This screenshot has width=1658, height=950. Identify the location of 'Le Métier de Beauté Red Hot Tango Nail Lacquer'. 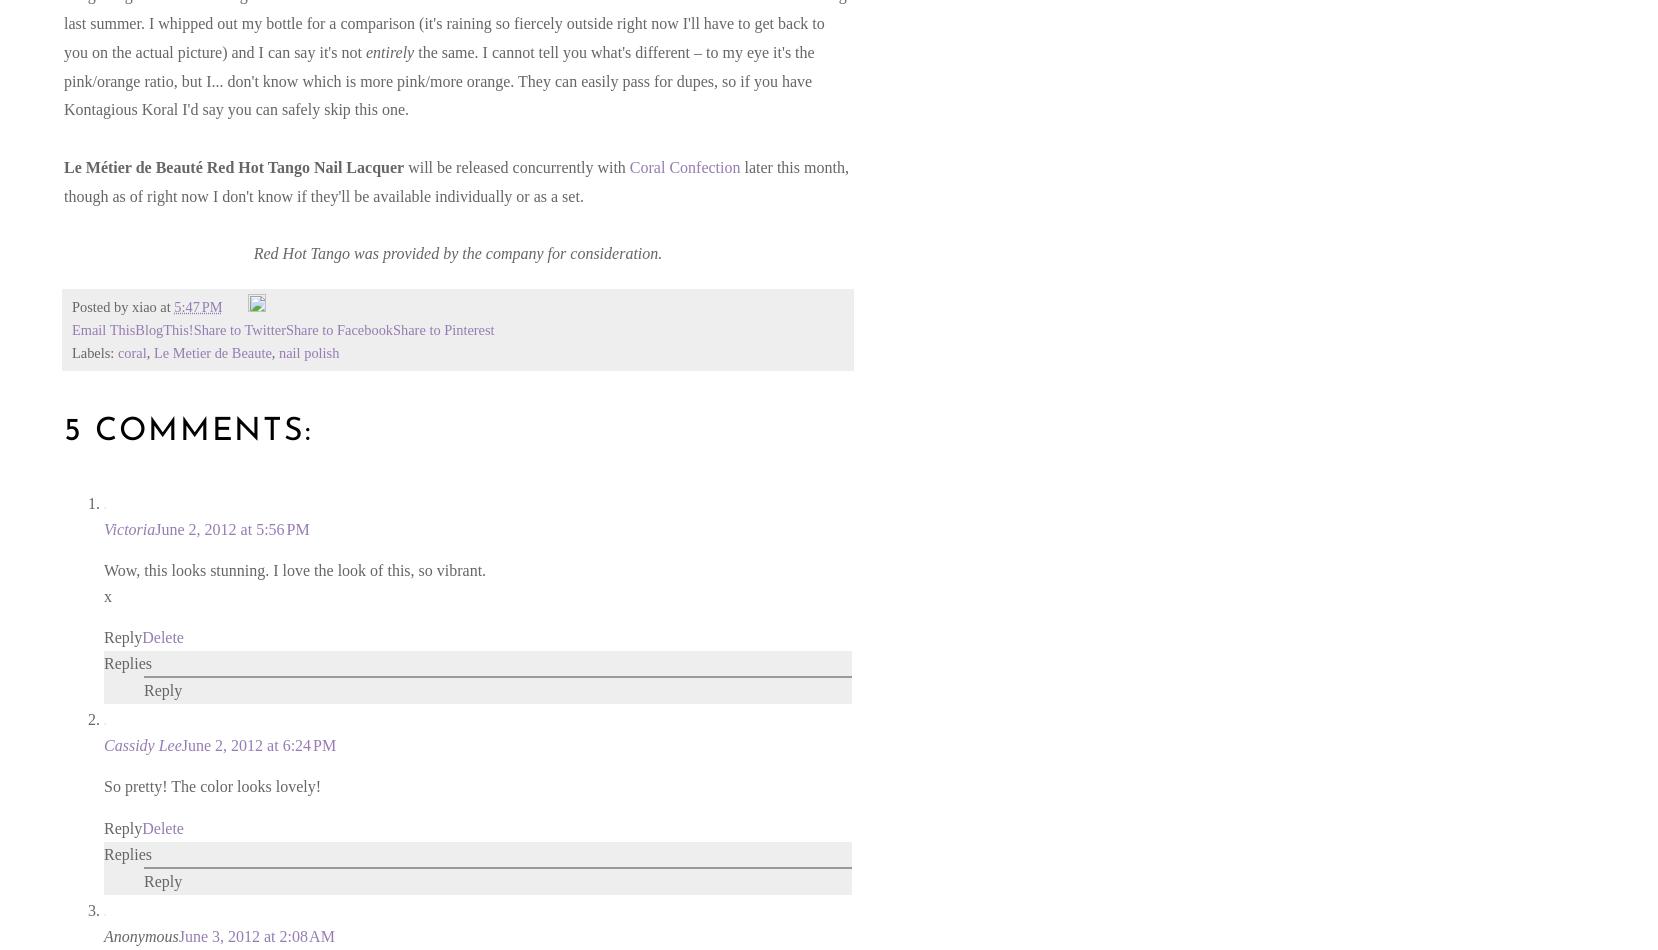
(233, 167).